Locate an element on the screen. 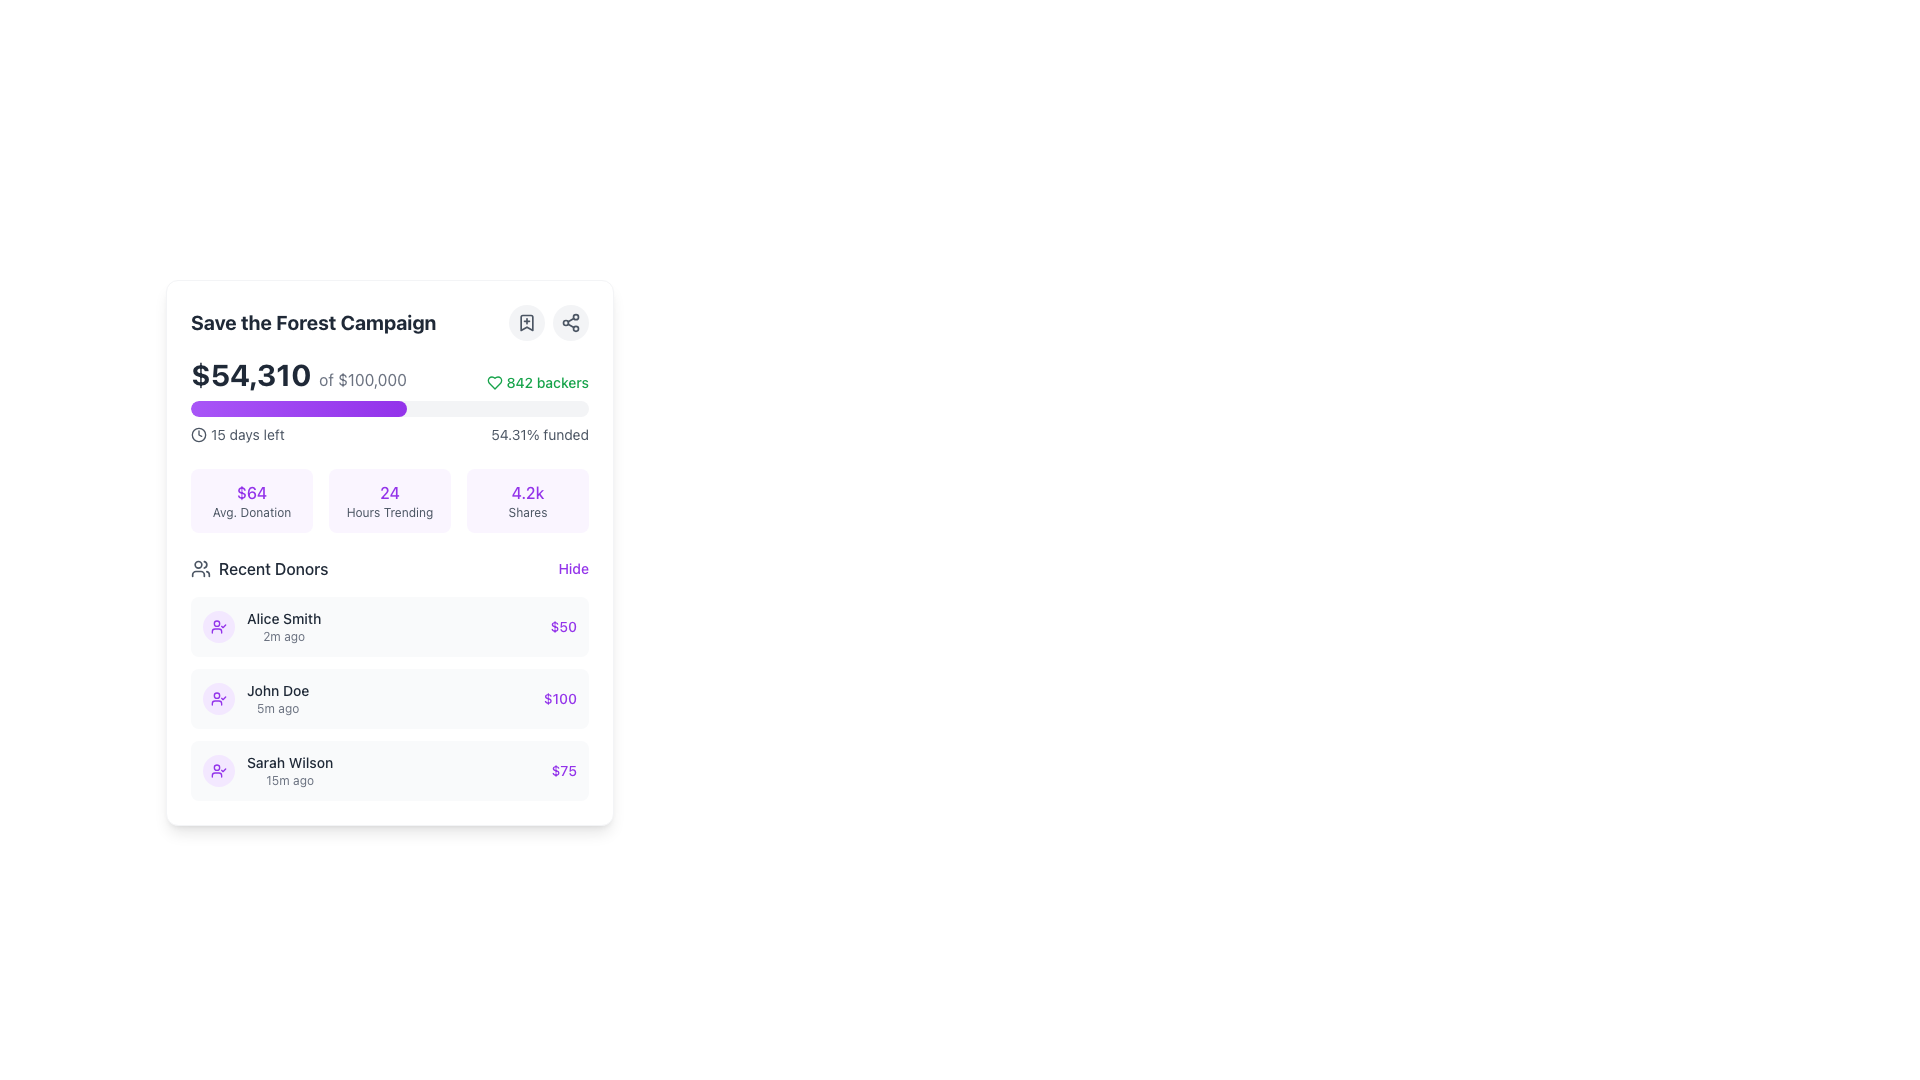 The height and width of the screenshot is (1080, 1920). the surrounding elements for contextual actions related to the donor name displayed in the bottom donor entry of the 'Recent Donors' section is located at coordinates (289, 763).